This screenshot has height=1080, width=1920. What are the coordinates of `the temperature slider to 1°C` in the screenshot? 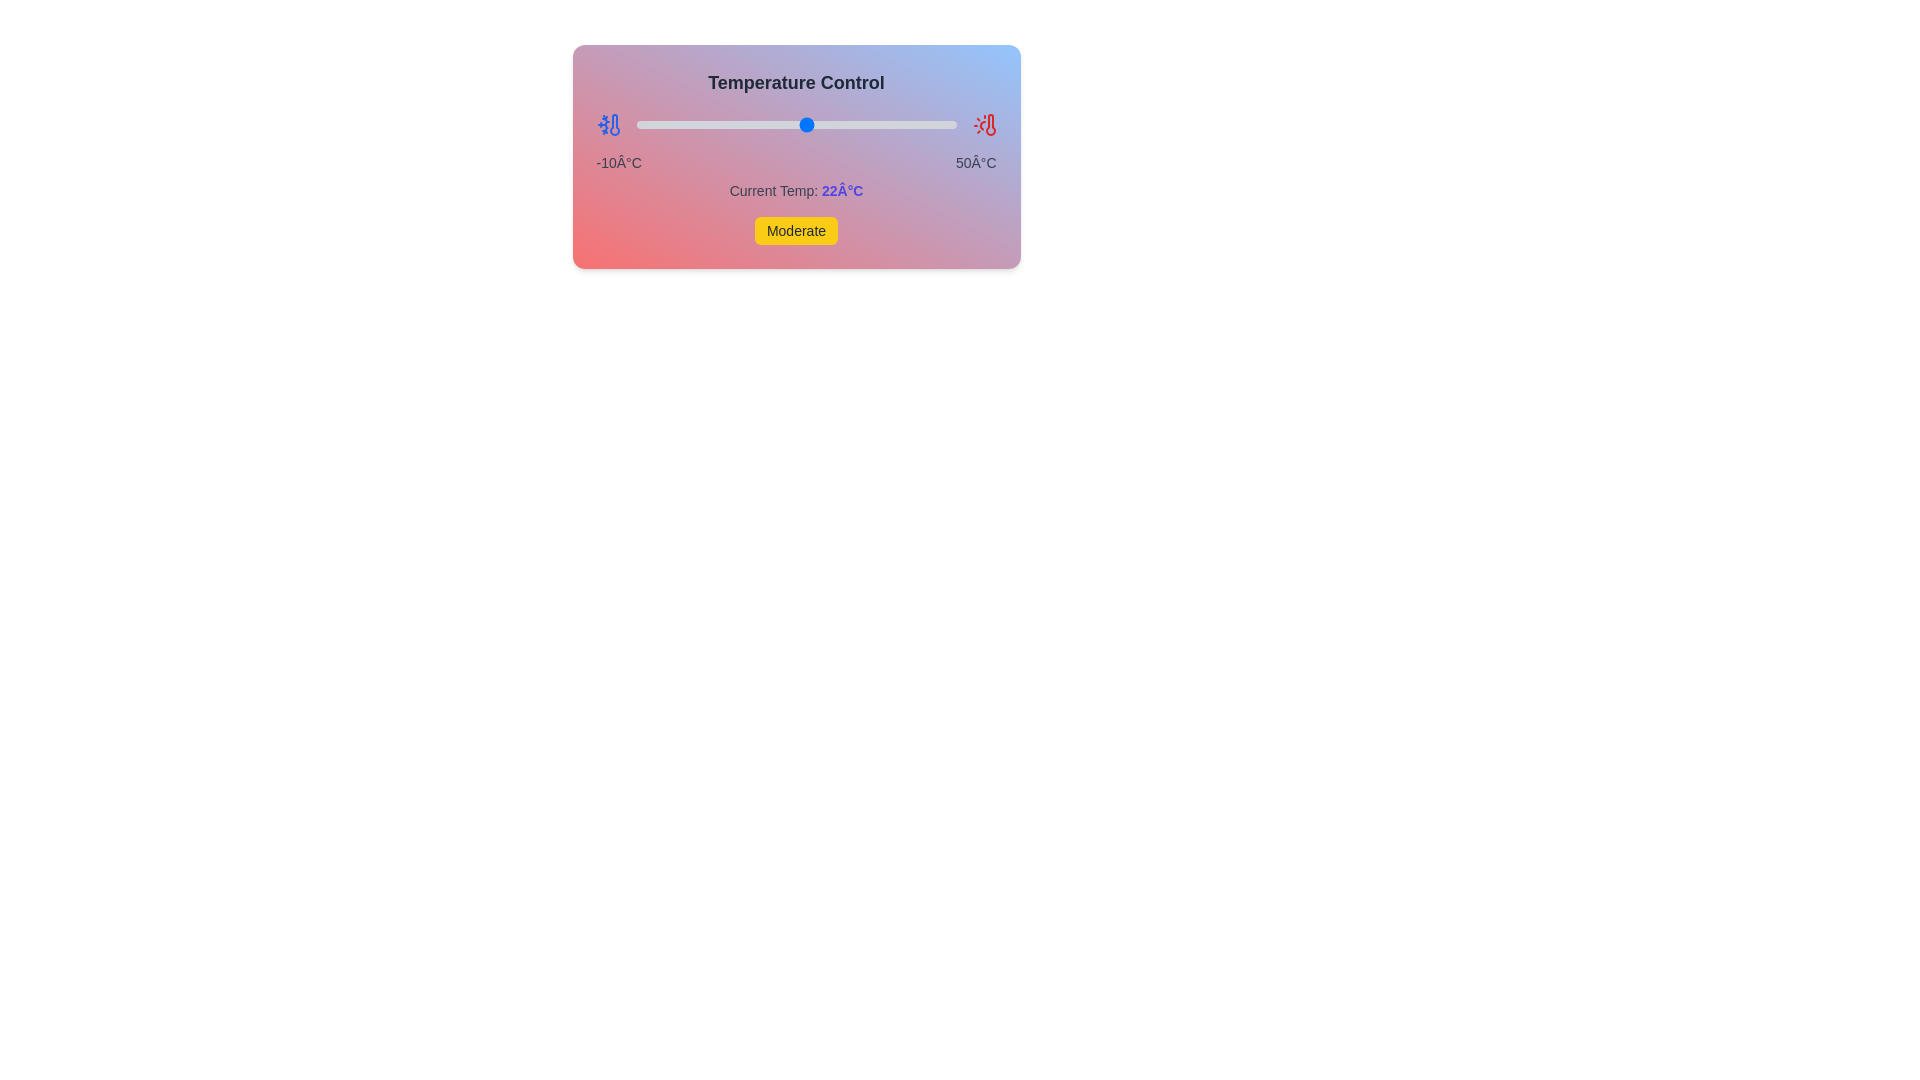 It's located at (695, 124).